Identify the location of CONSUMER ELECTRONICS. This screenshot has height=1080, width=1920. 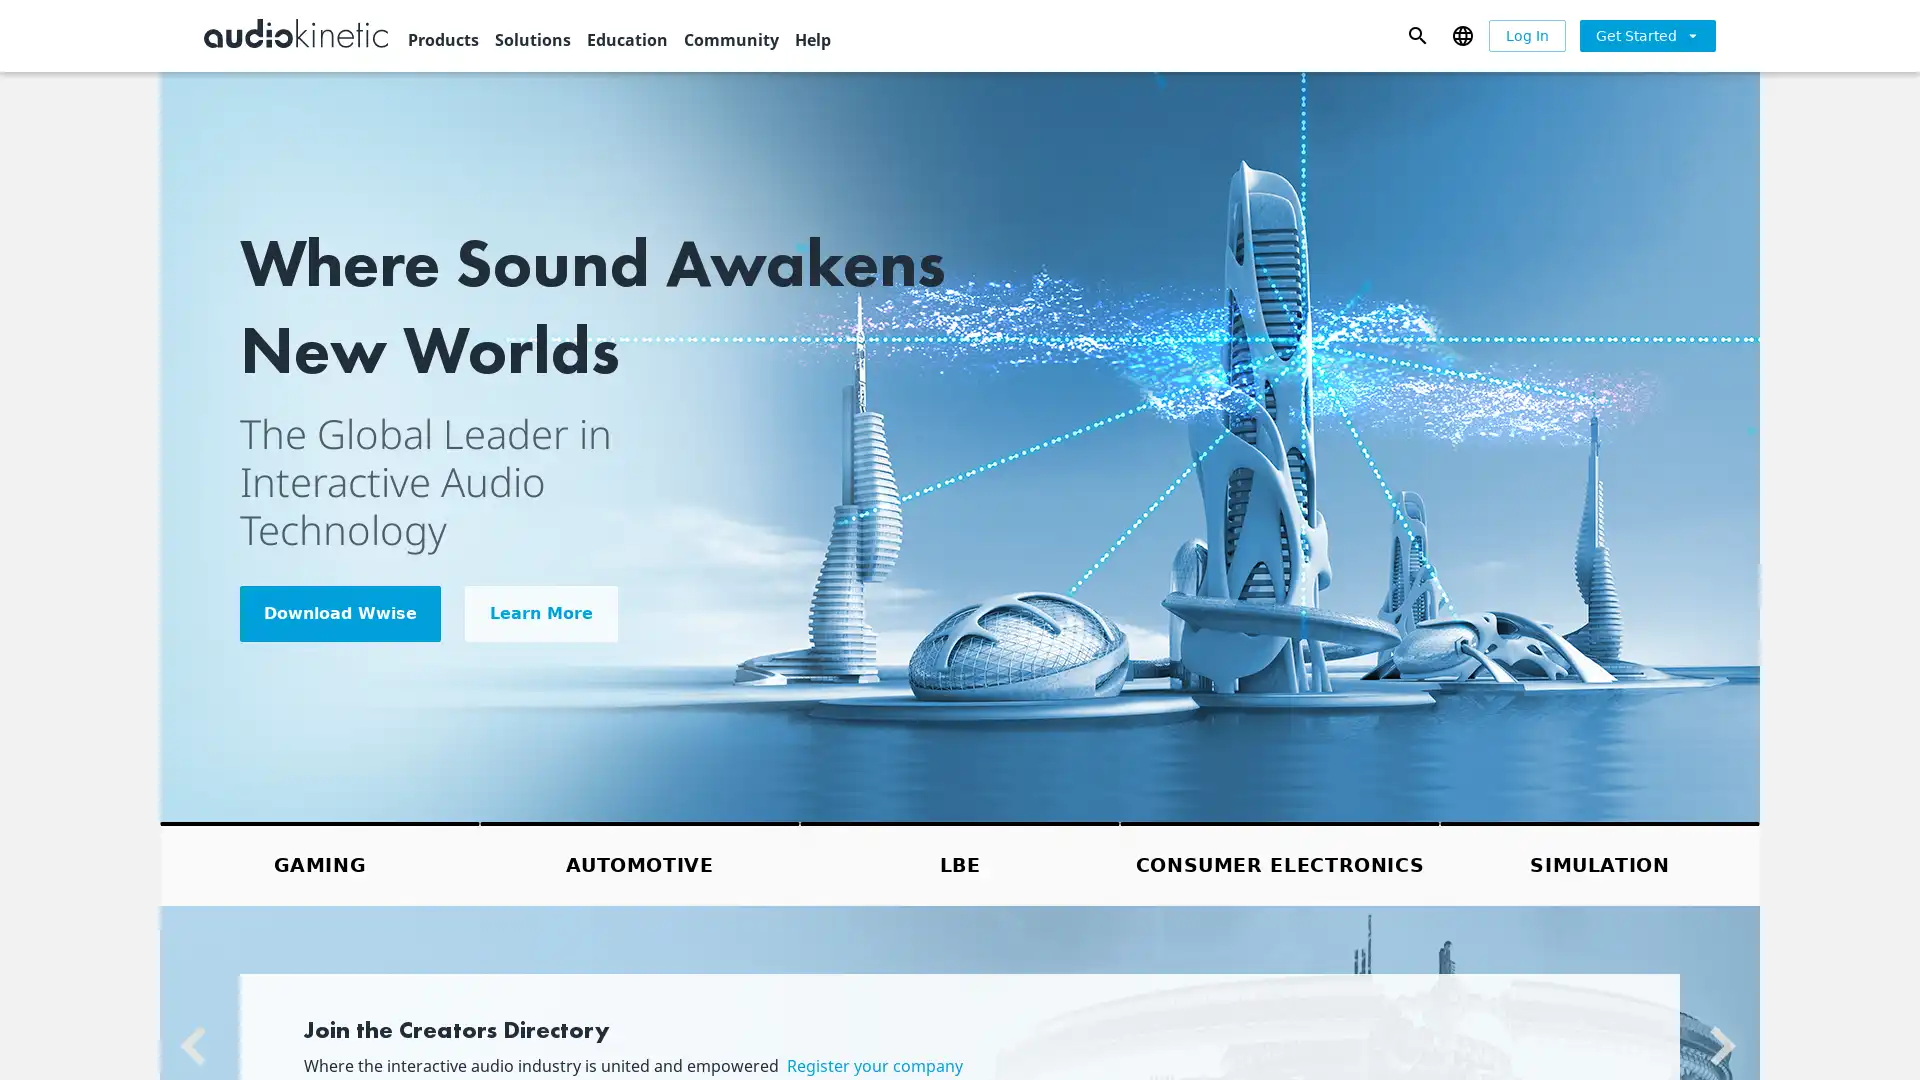
(1280, 862).